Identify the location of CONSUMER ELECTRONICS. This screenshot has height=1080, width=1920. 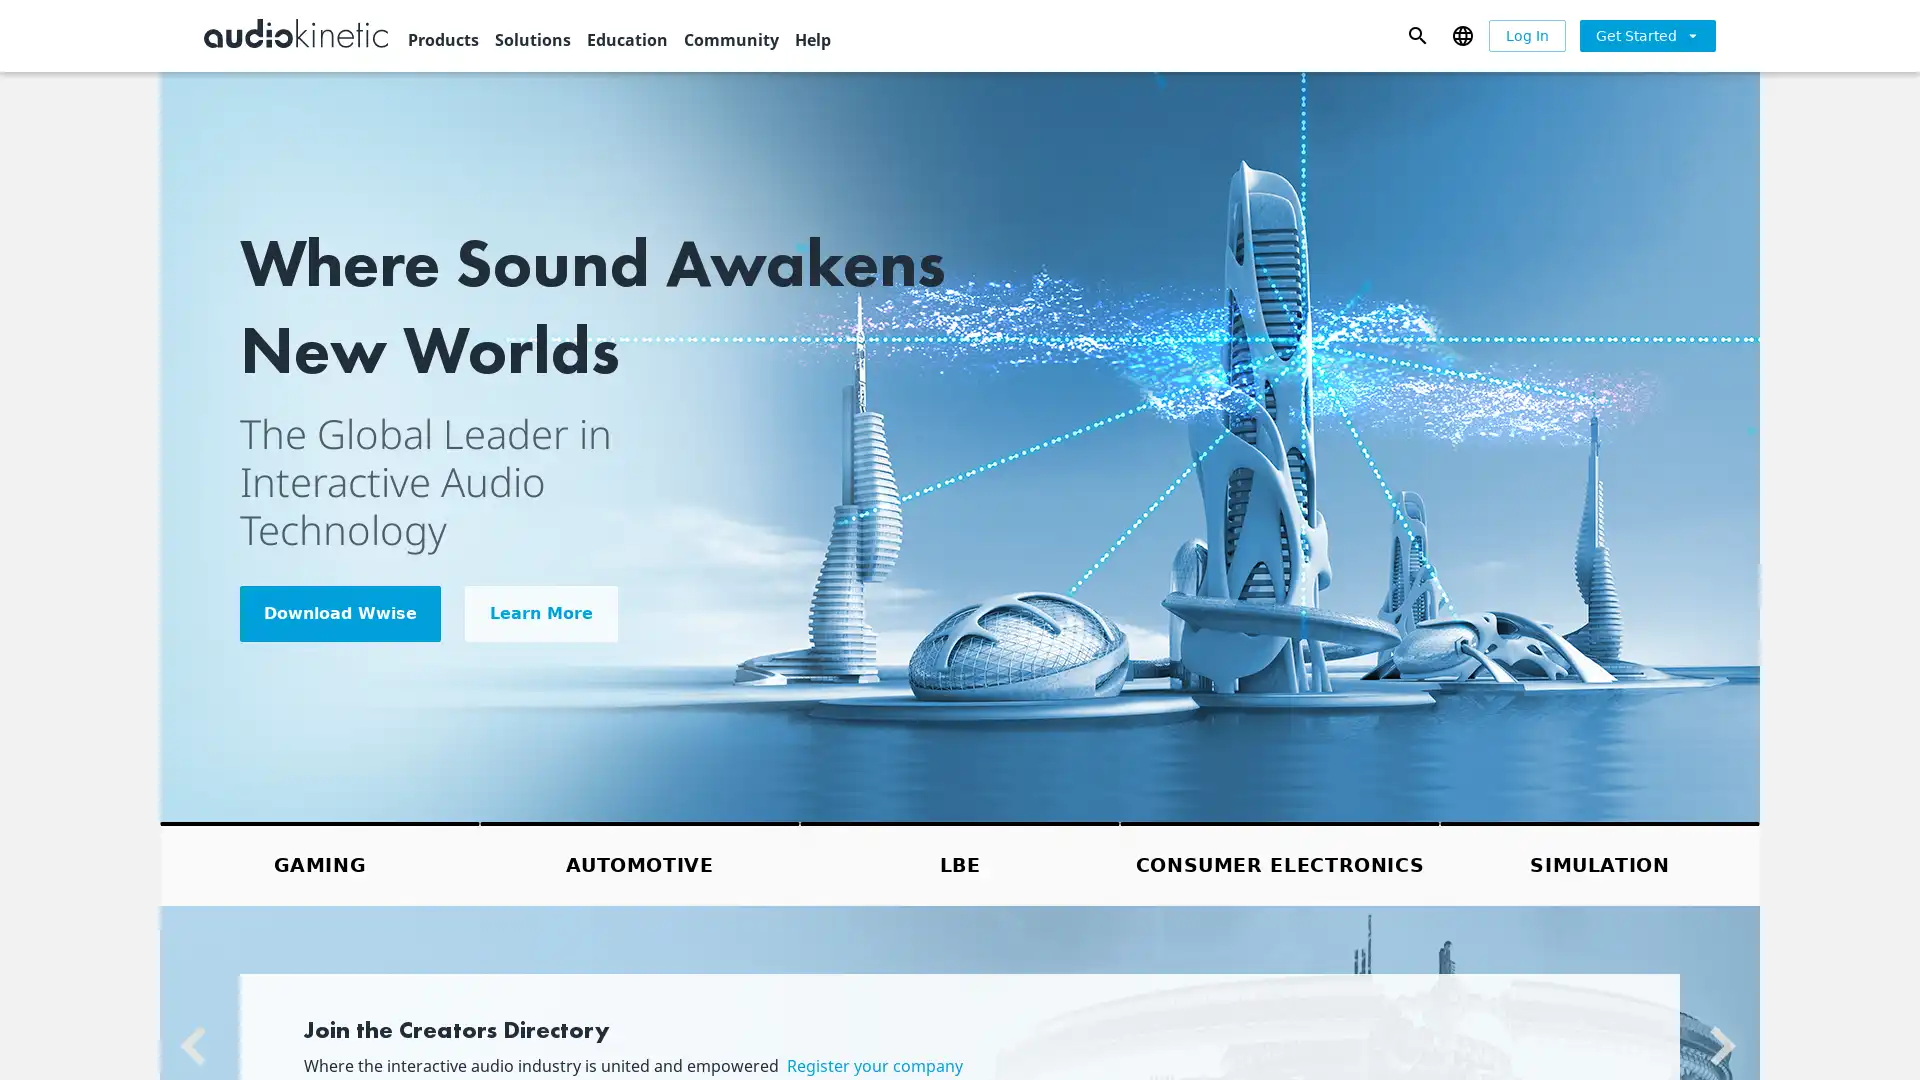
(1280, 862).